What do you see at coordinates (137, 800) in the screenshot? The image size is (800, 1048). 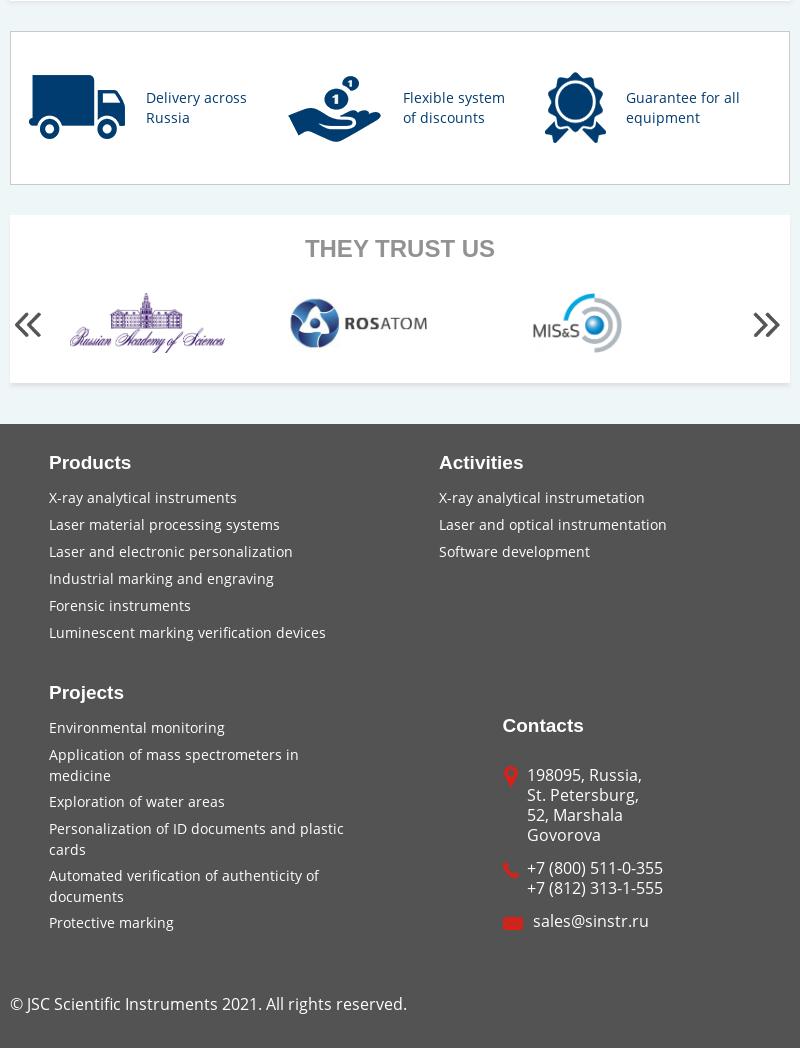 I see `'Exploration of water areas'` at bounding box center [137, 800].